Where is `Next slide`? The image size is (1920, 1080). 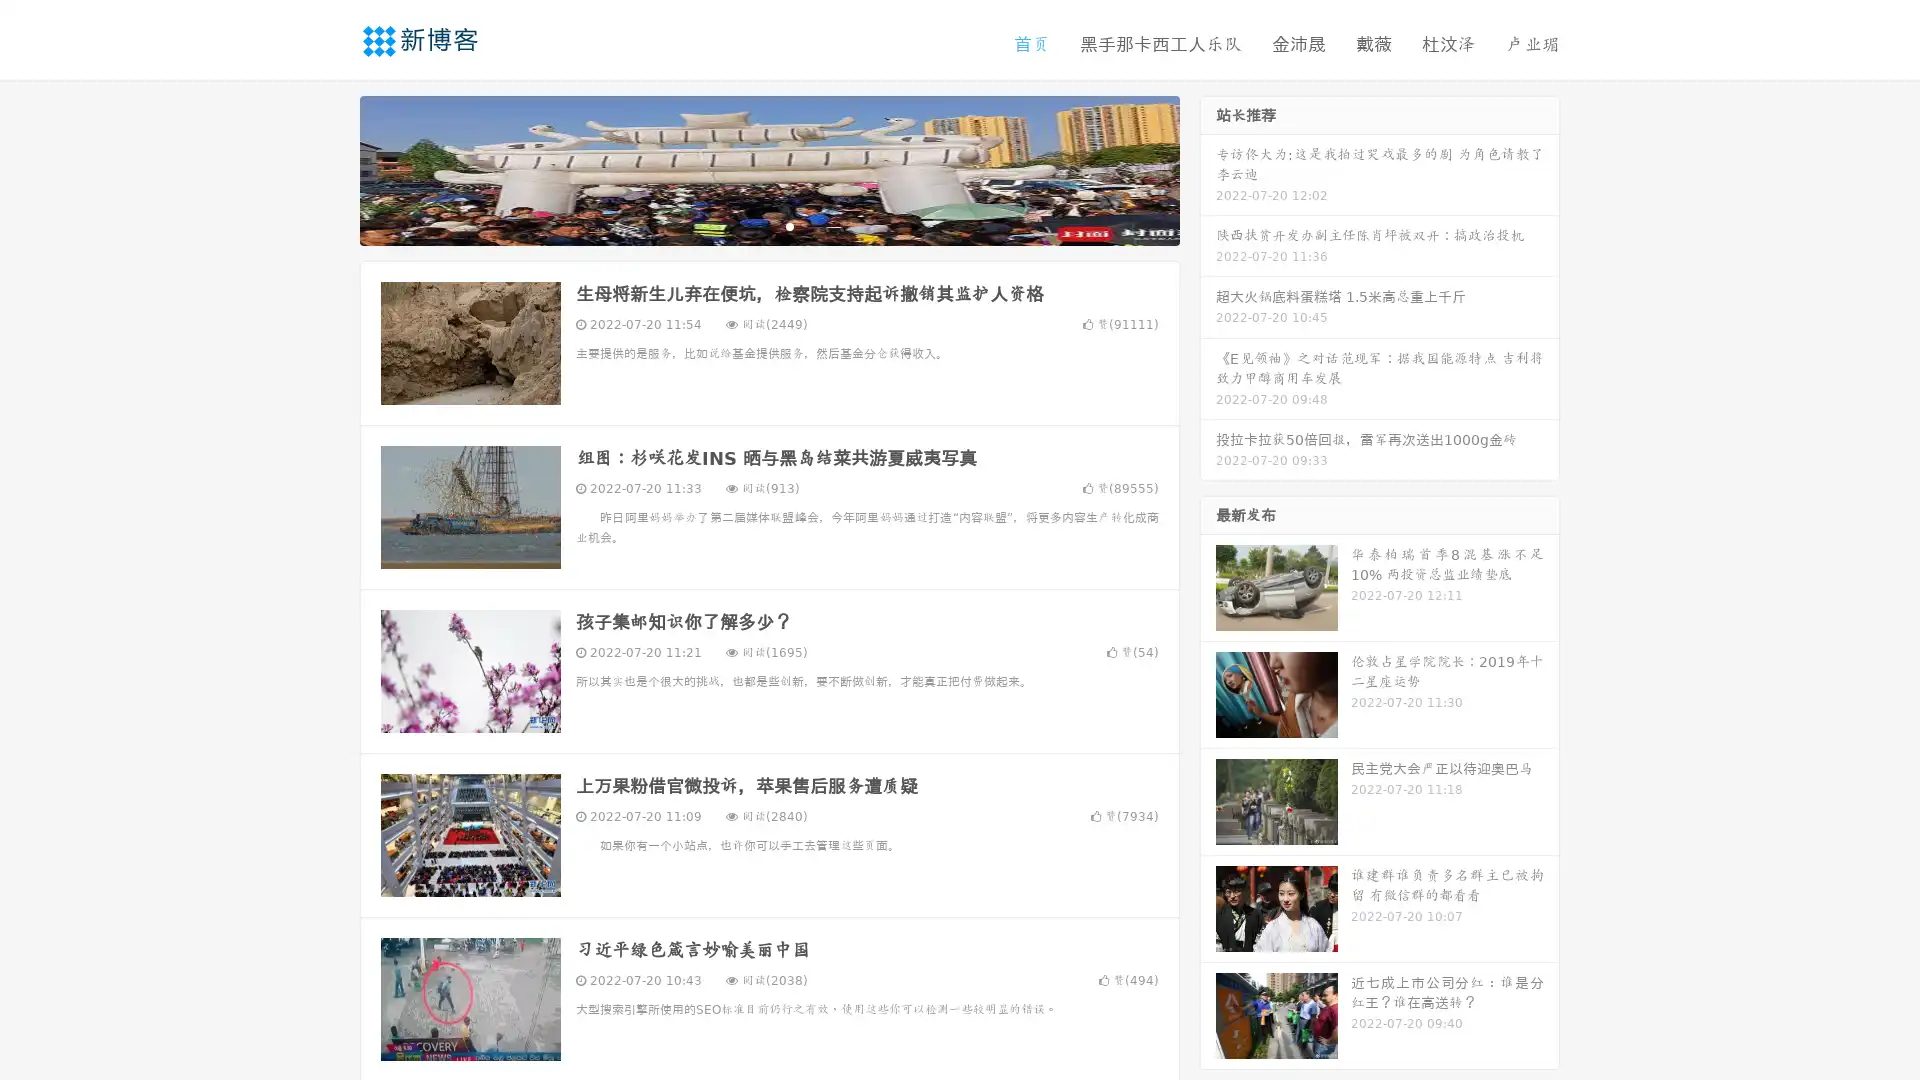 Next slide is located at coordinates (1208, 168).